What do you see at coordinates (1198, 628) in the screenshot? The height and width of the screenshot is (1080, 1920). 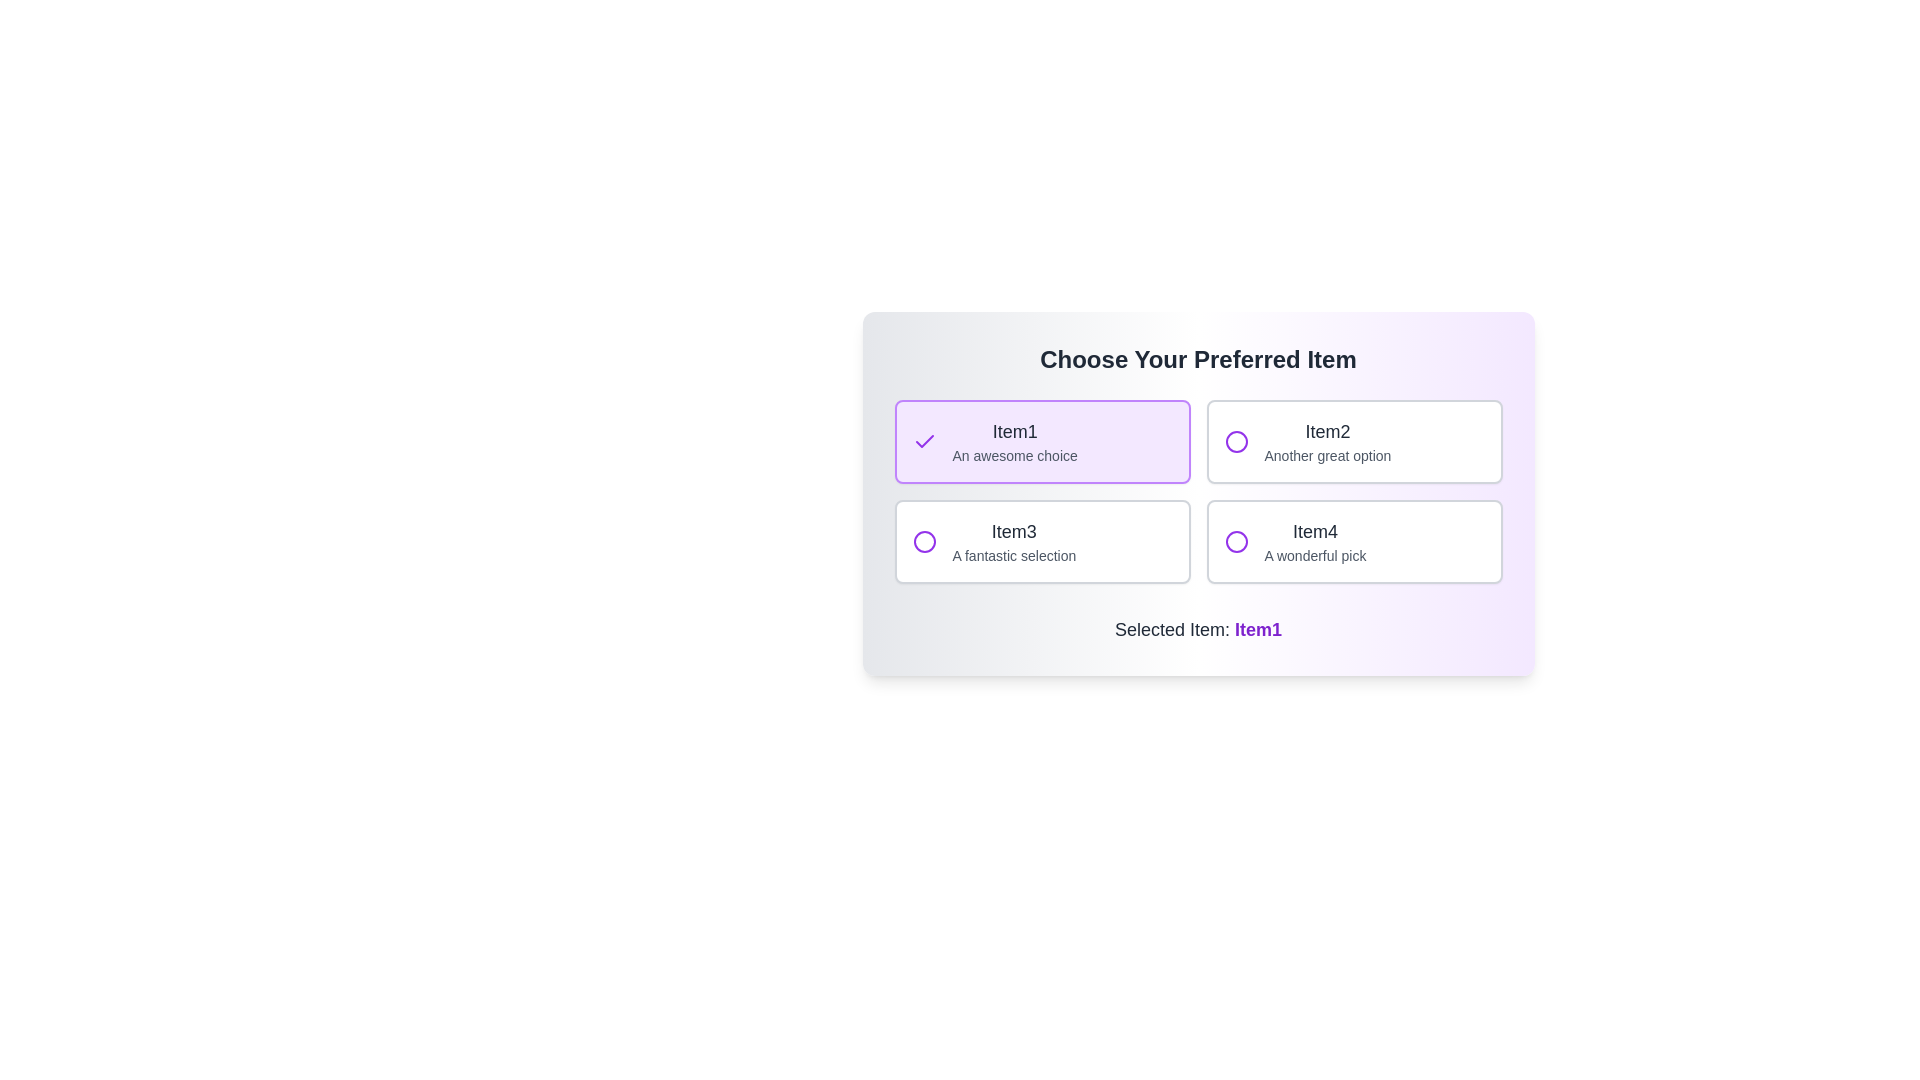 I see `the static informational text display that shows 'Selected Item: Item1' in bold purple color, located at the bottom of the selection interface` at bounding box center [1198, 628].